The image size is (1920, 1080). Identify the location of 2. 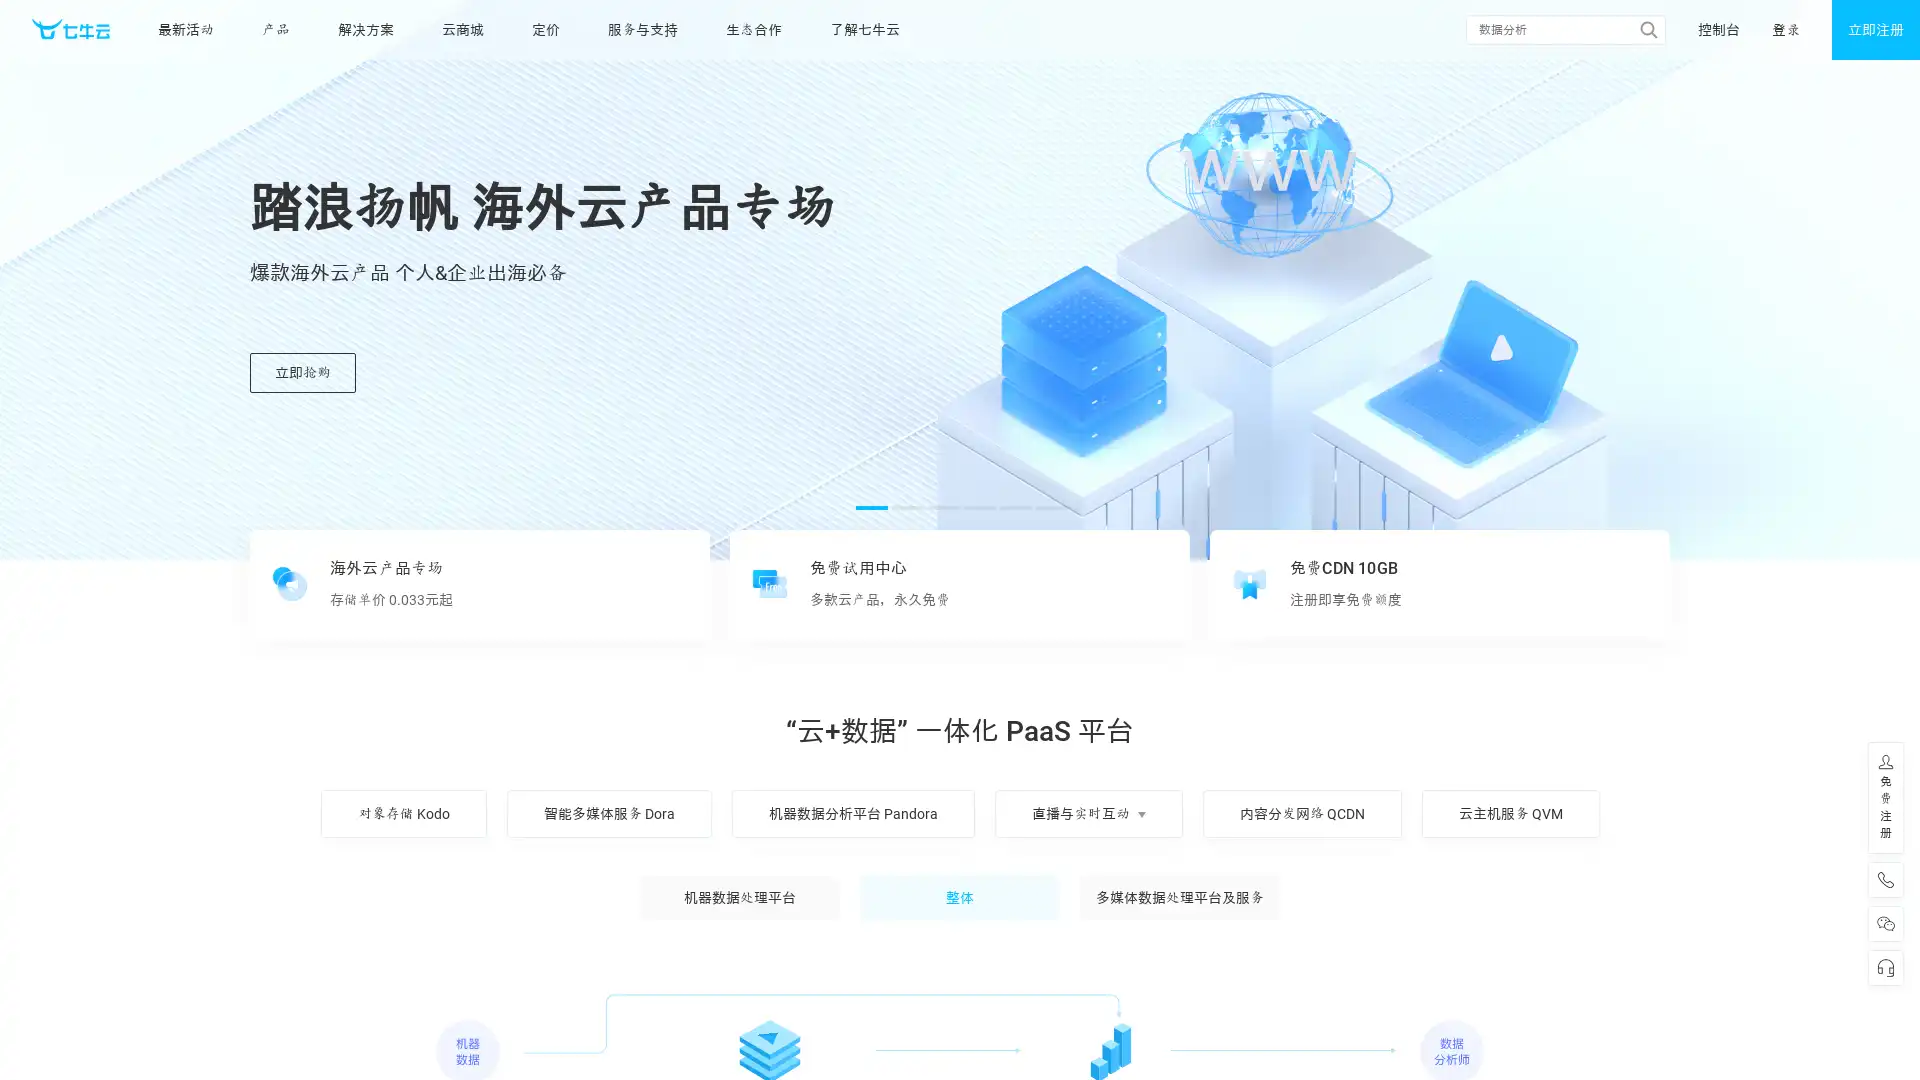
(906, 507).